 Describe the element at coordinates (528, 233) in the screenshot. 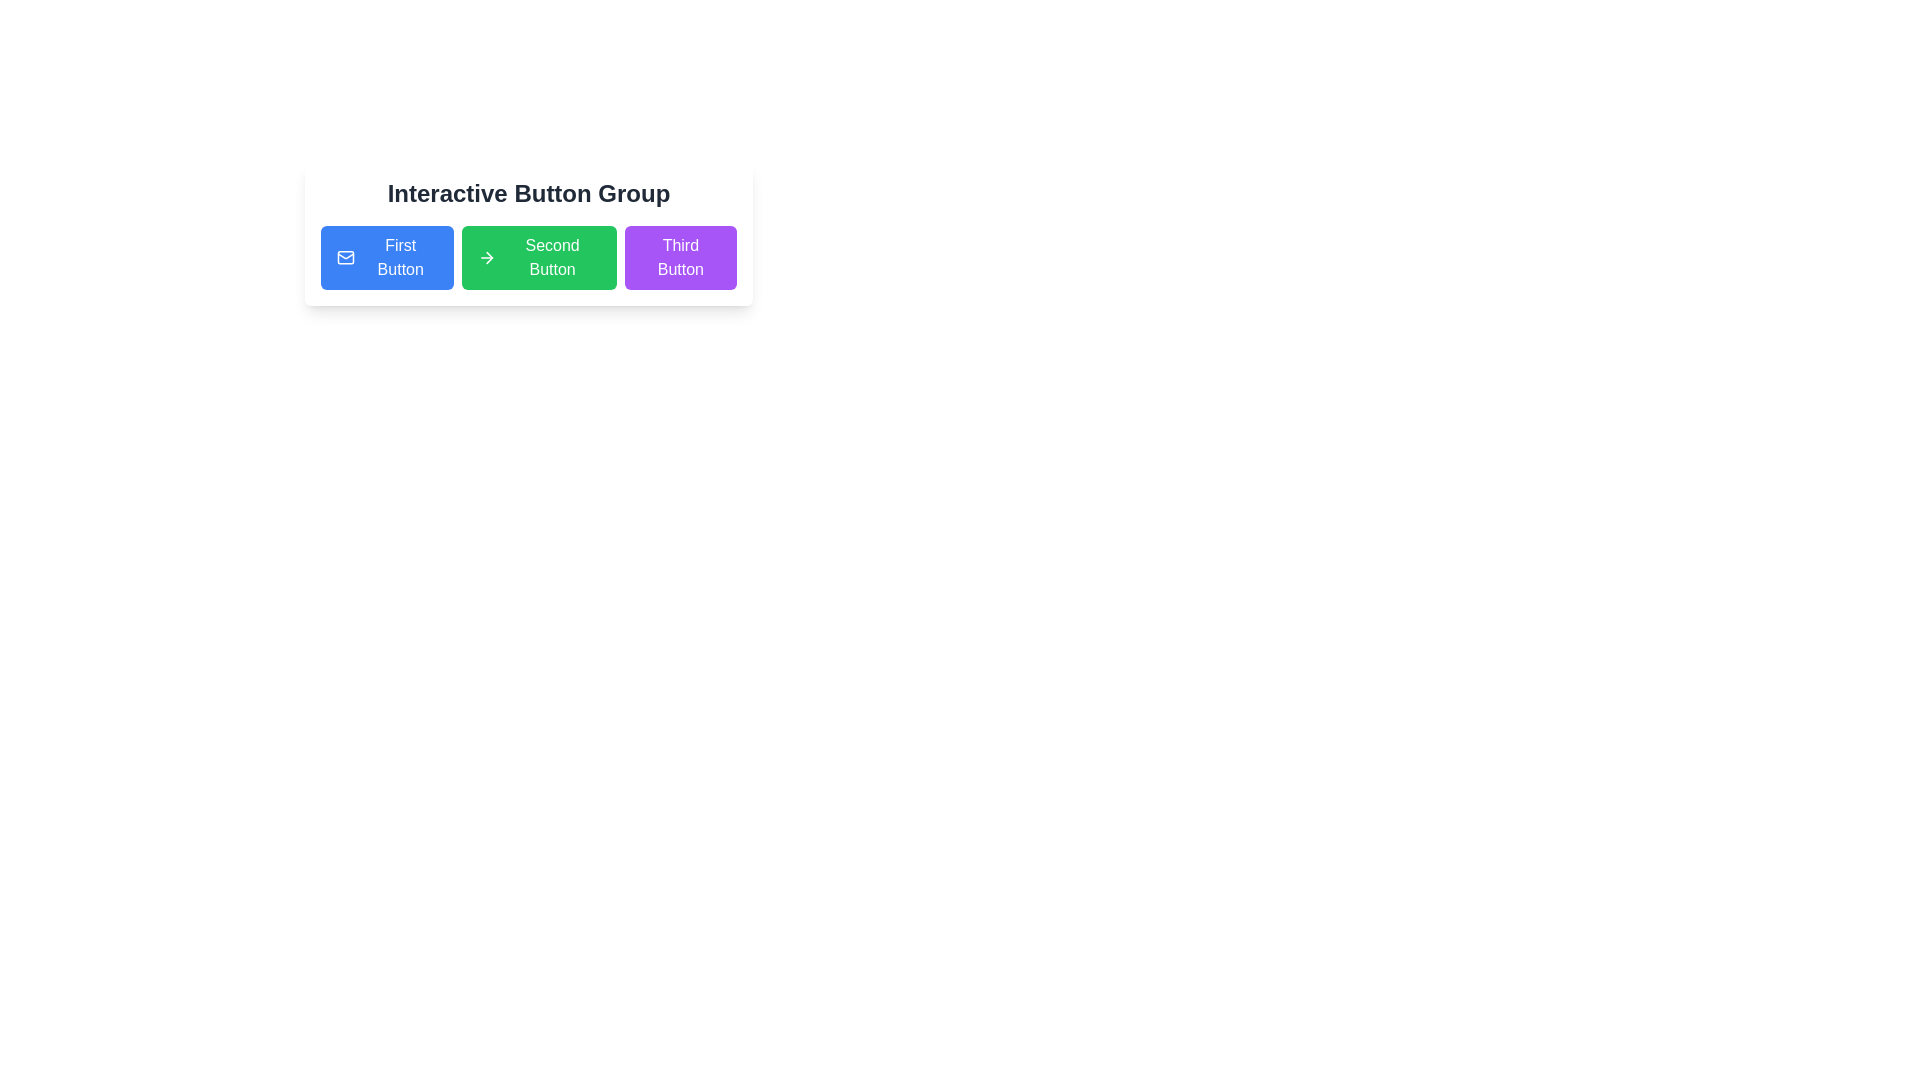

I see `the 'Second Button' in the 'Interactive Button Group' section using keyboard navigation` at that location.